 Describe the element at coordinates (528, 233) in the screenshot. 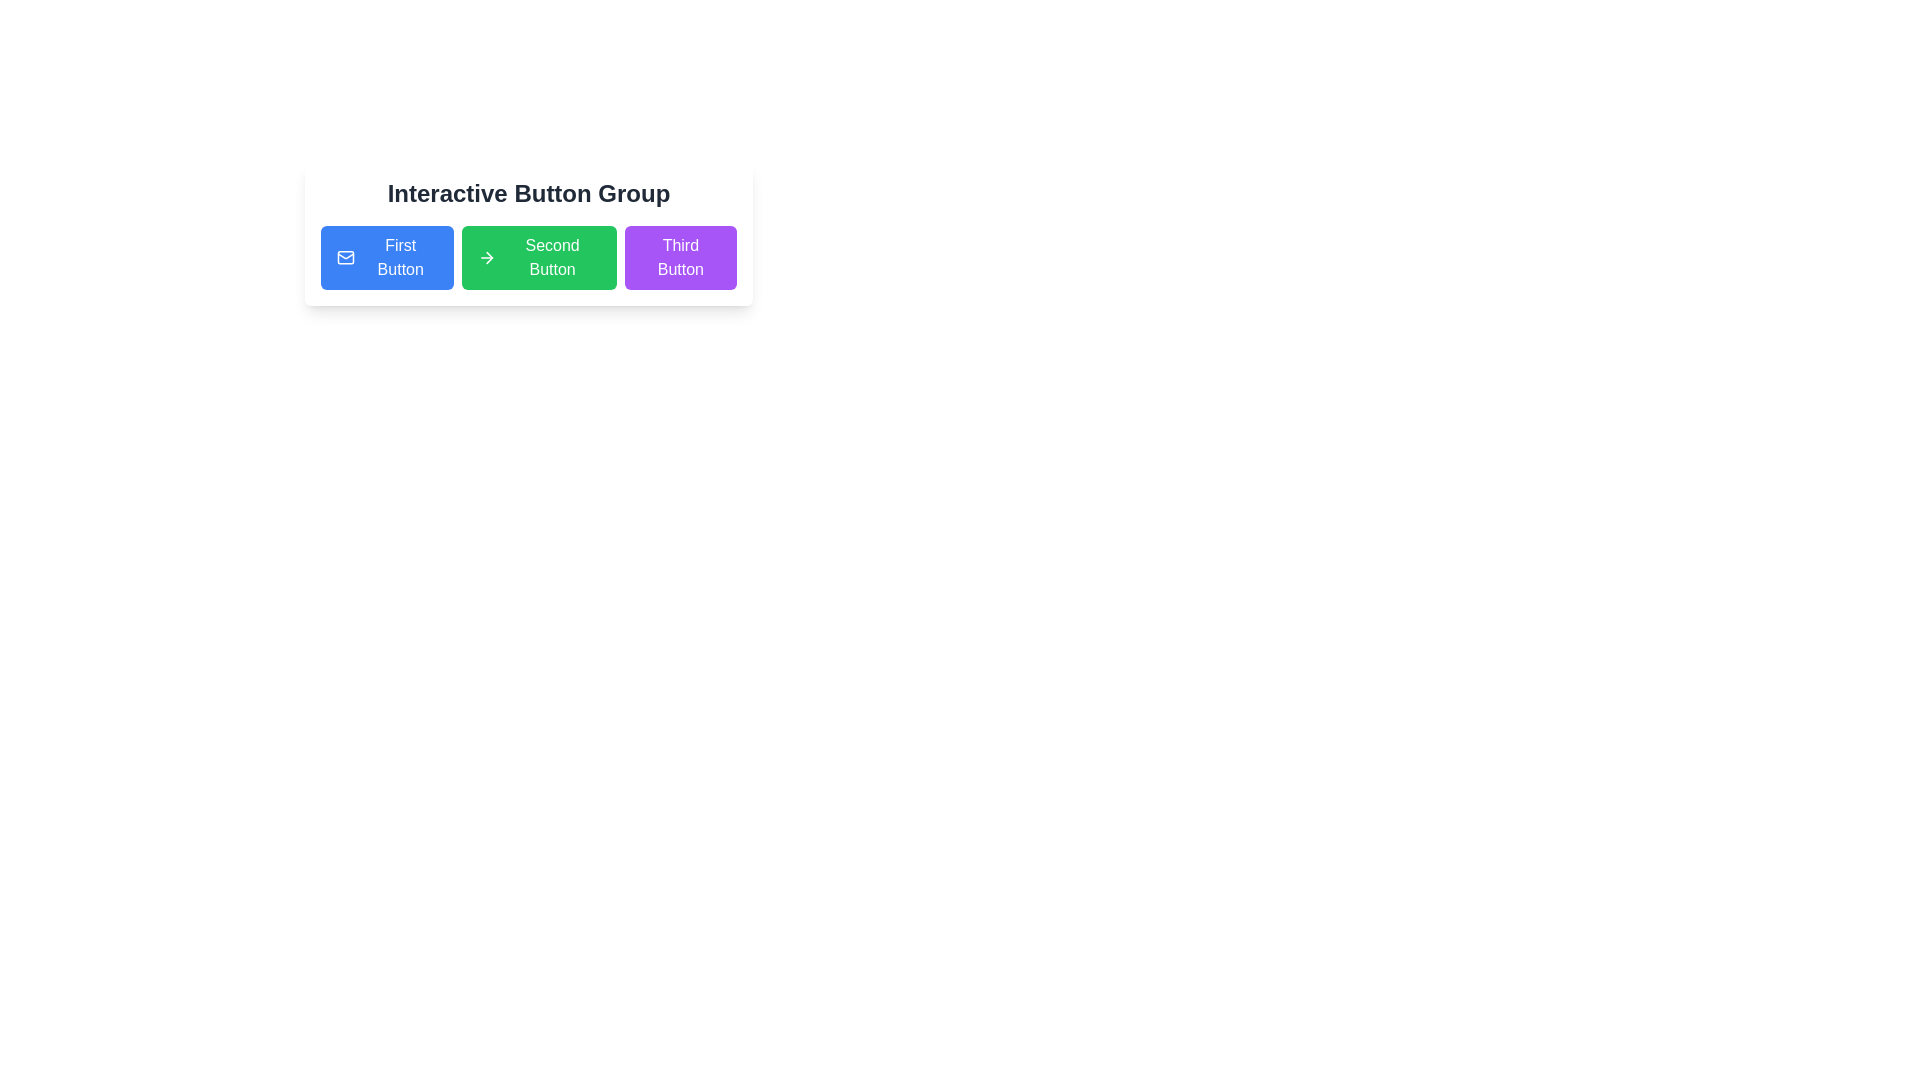

I see `the 'Second Button' in the 'Interactive Button Group' section using keyboard navigation` at that location.